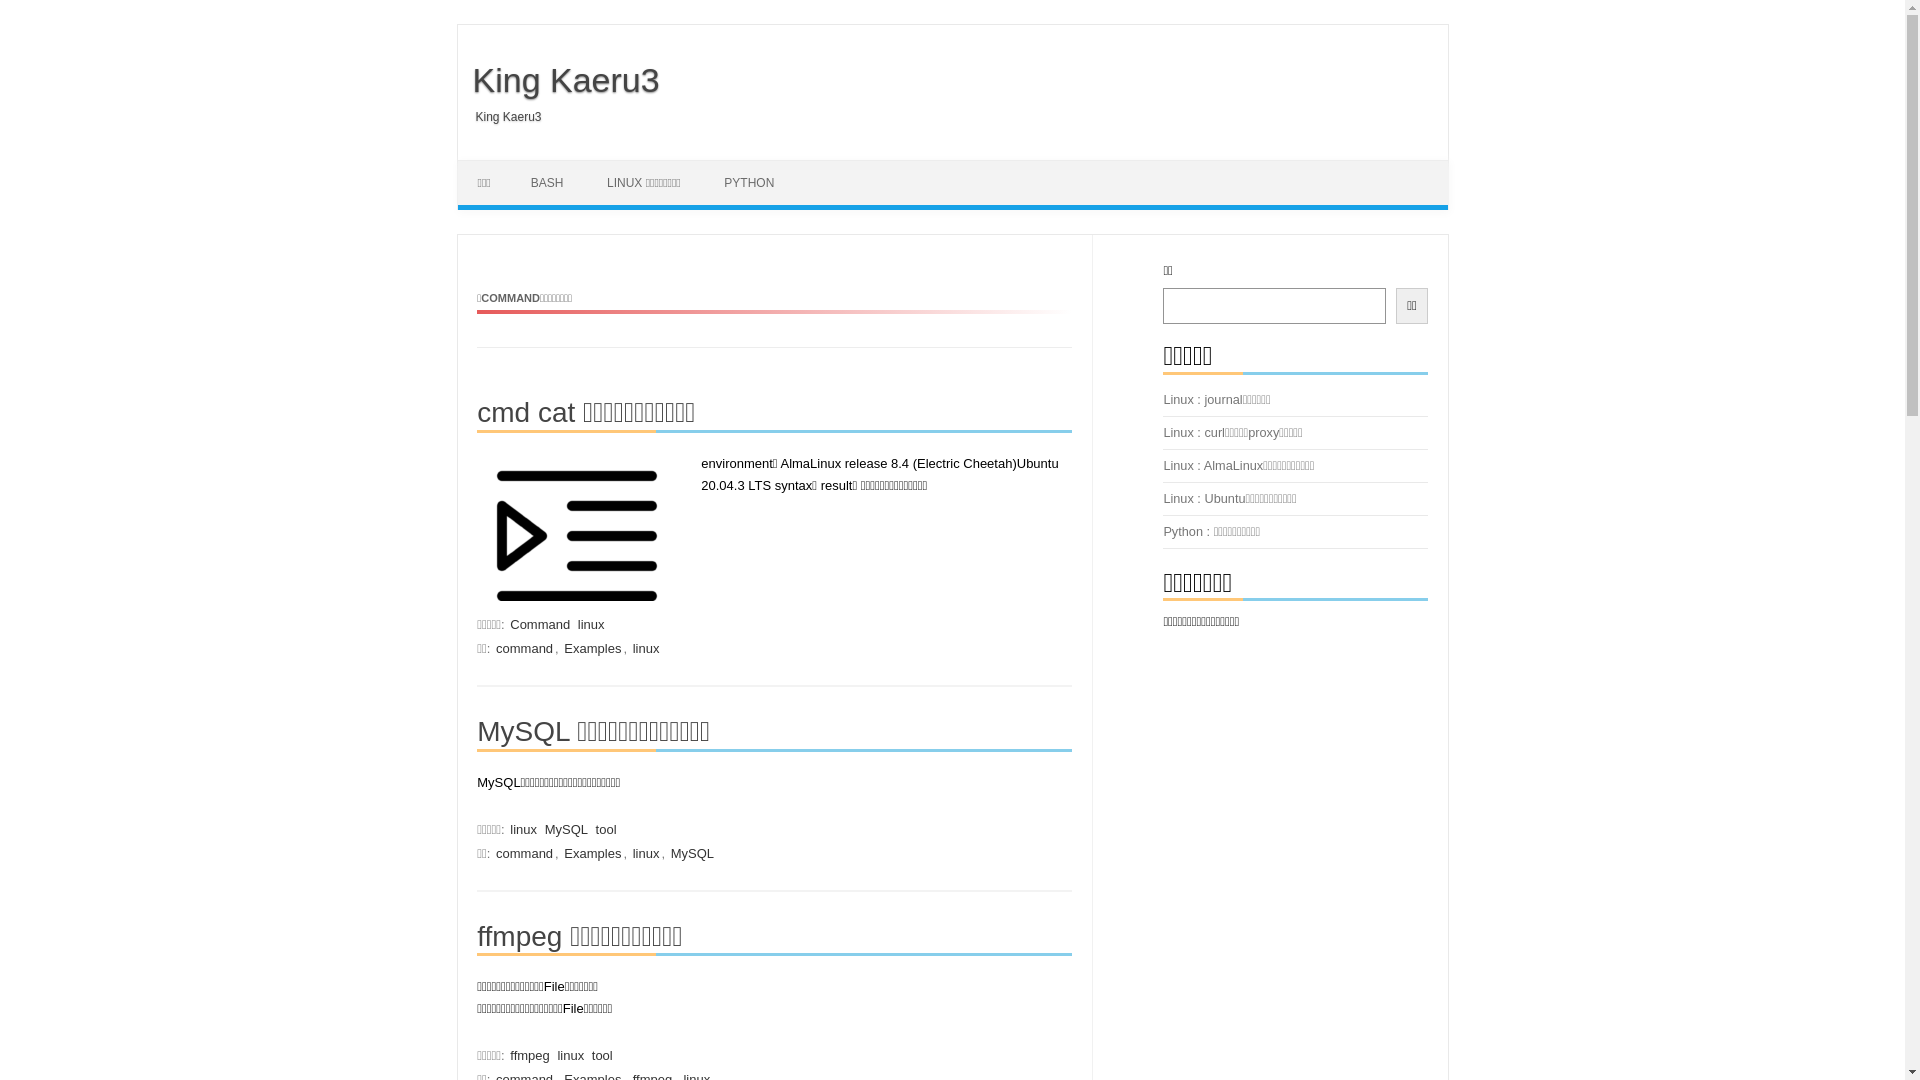  I want to click on 'command', so click(524, 853).